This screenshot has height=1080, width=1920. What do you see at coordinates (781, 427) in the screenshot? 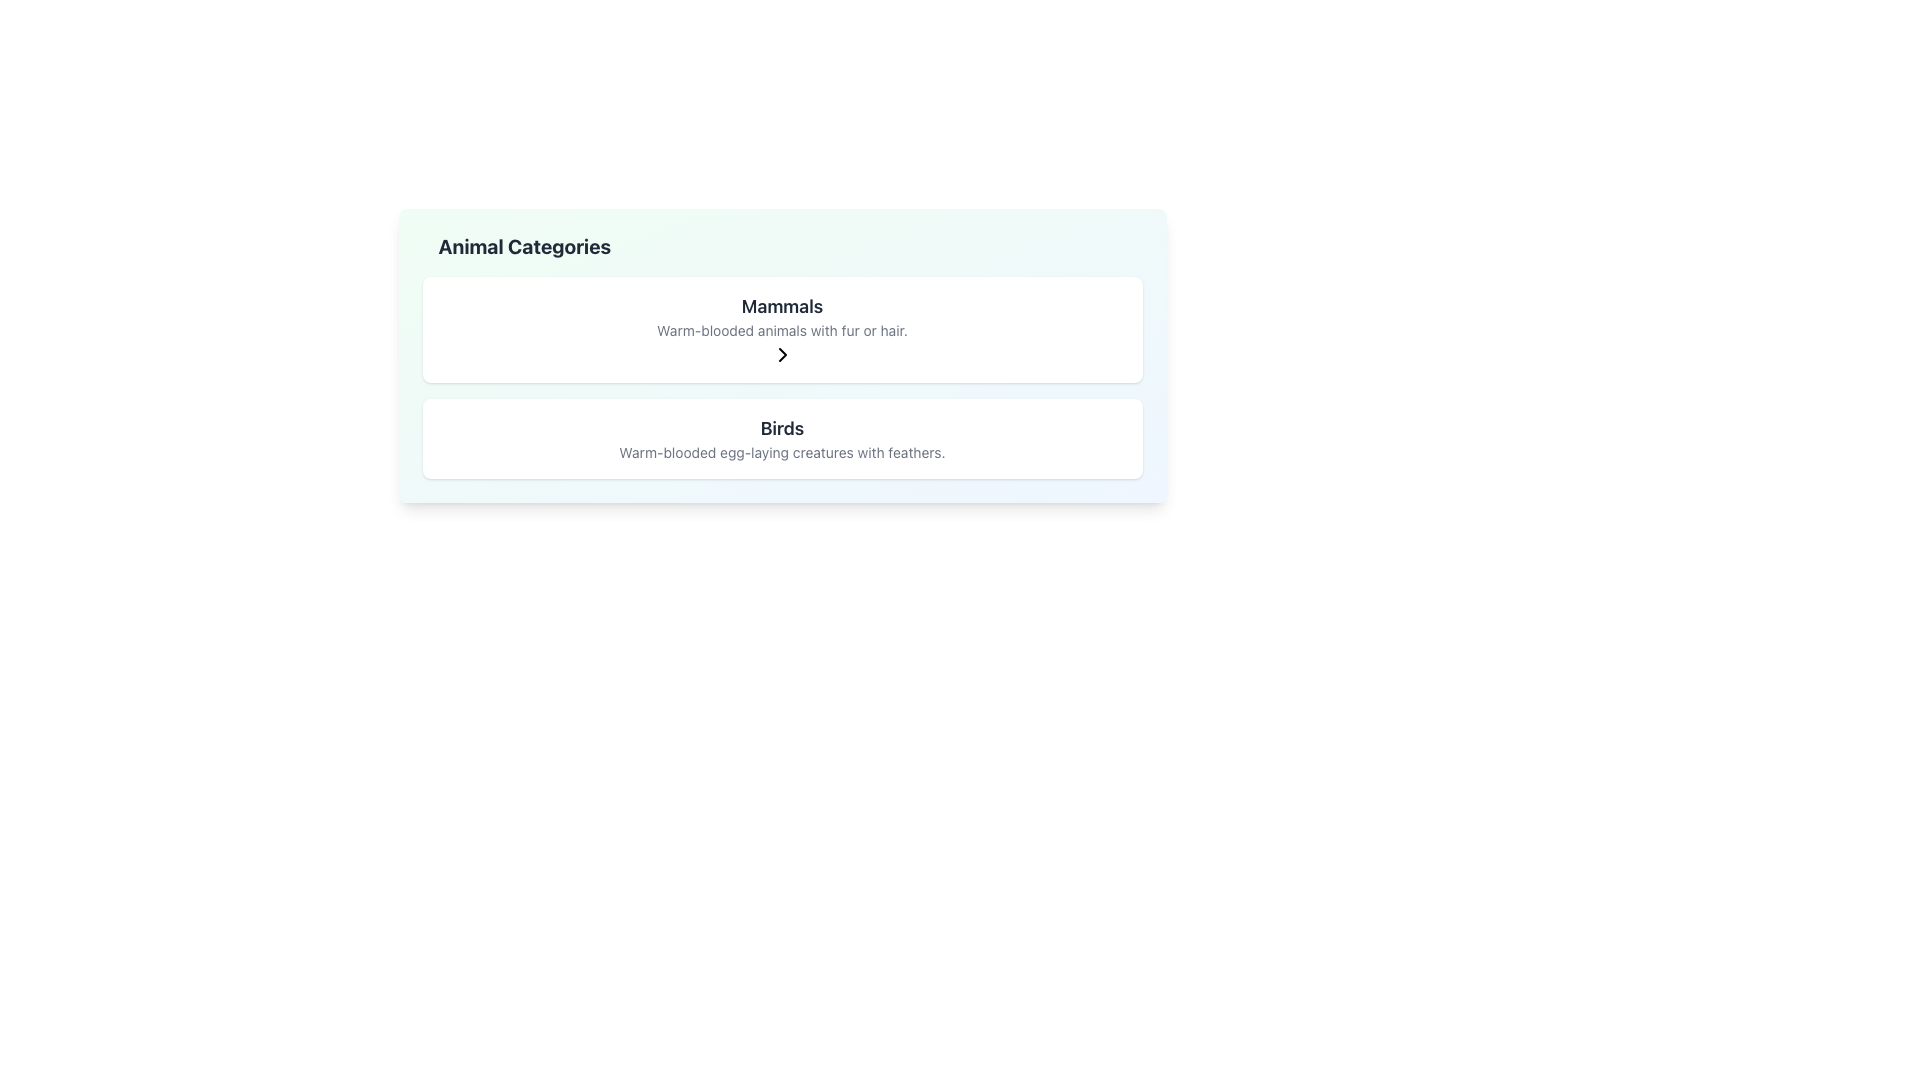
I see `the text element titled 'Birds'` at bounding box center [781, 427].